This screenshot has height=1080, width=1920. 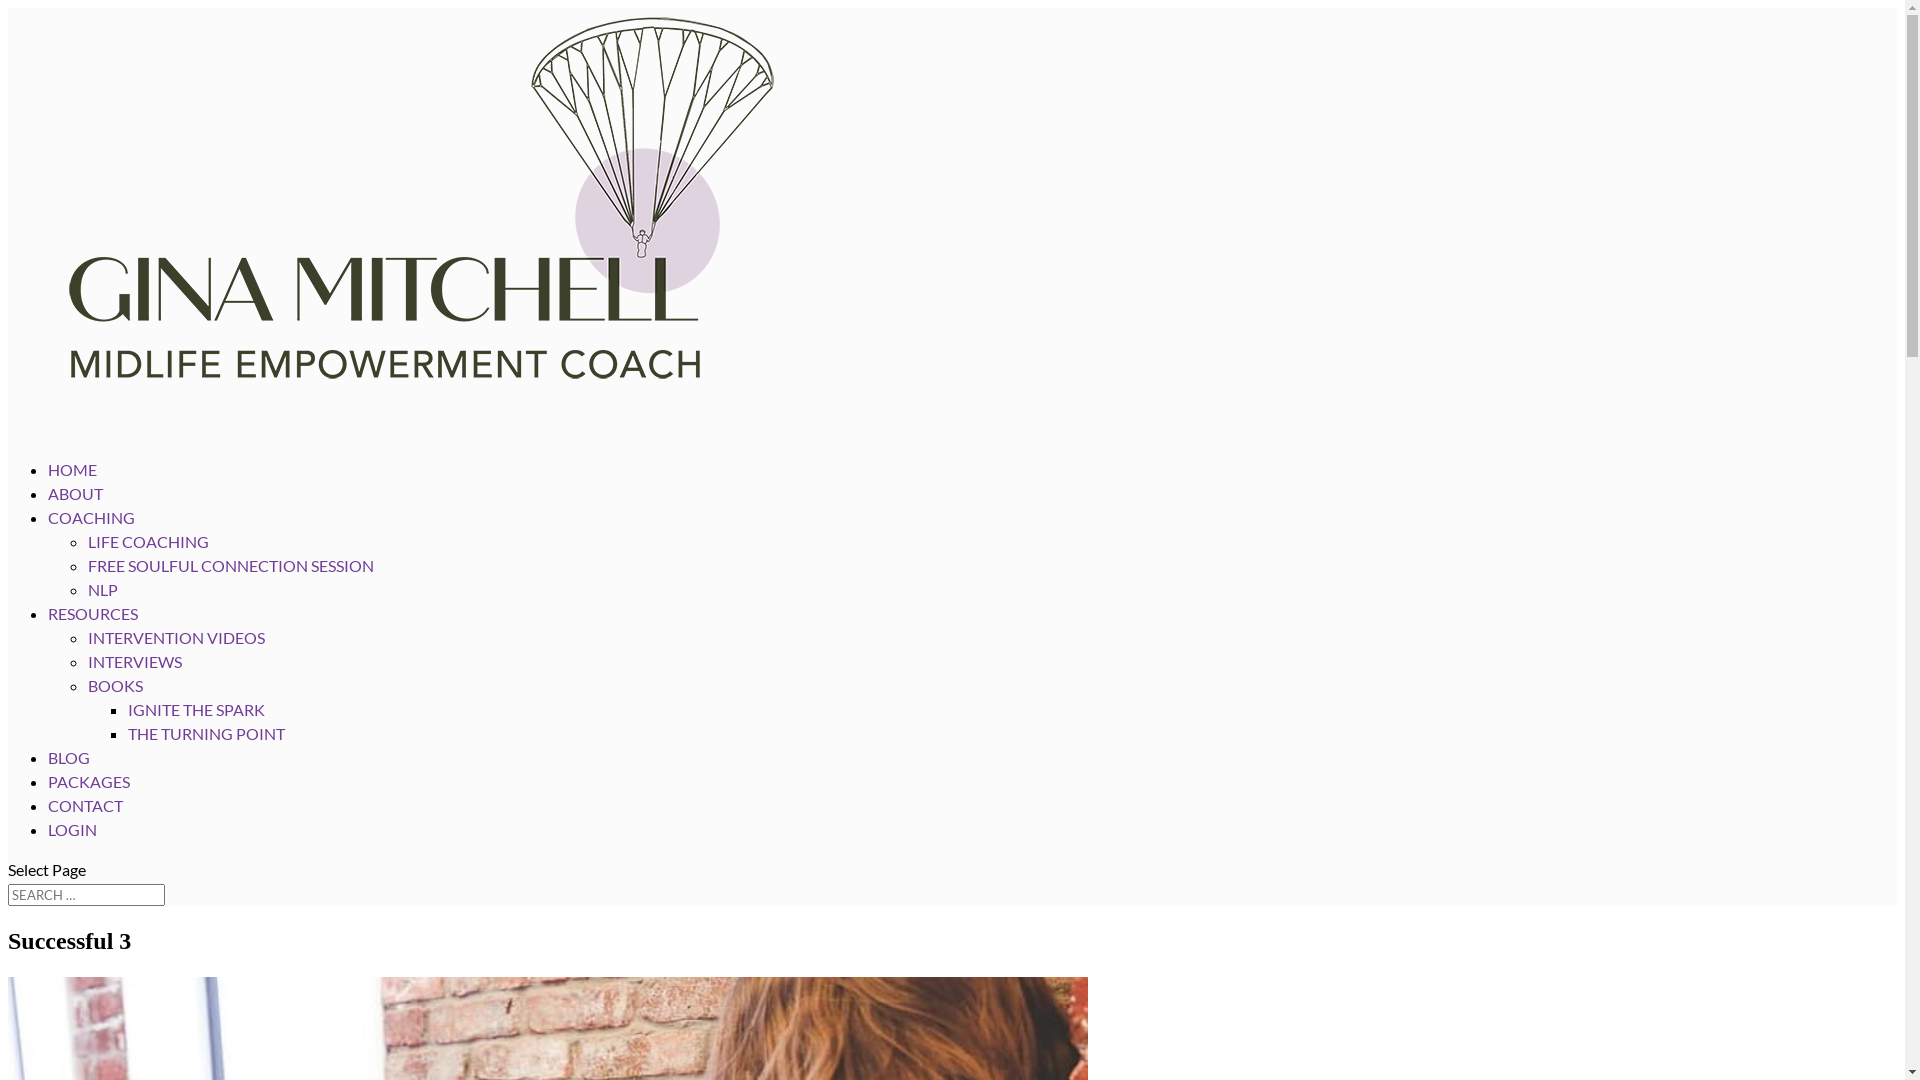 I want to click on 'CONTACT', so click(x=48, y=828).